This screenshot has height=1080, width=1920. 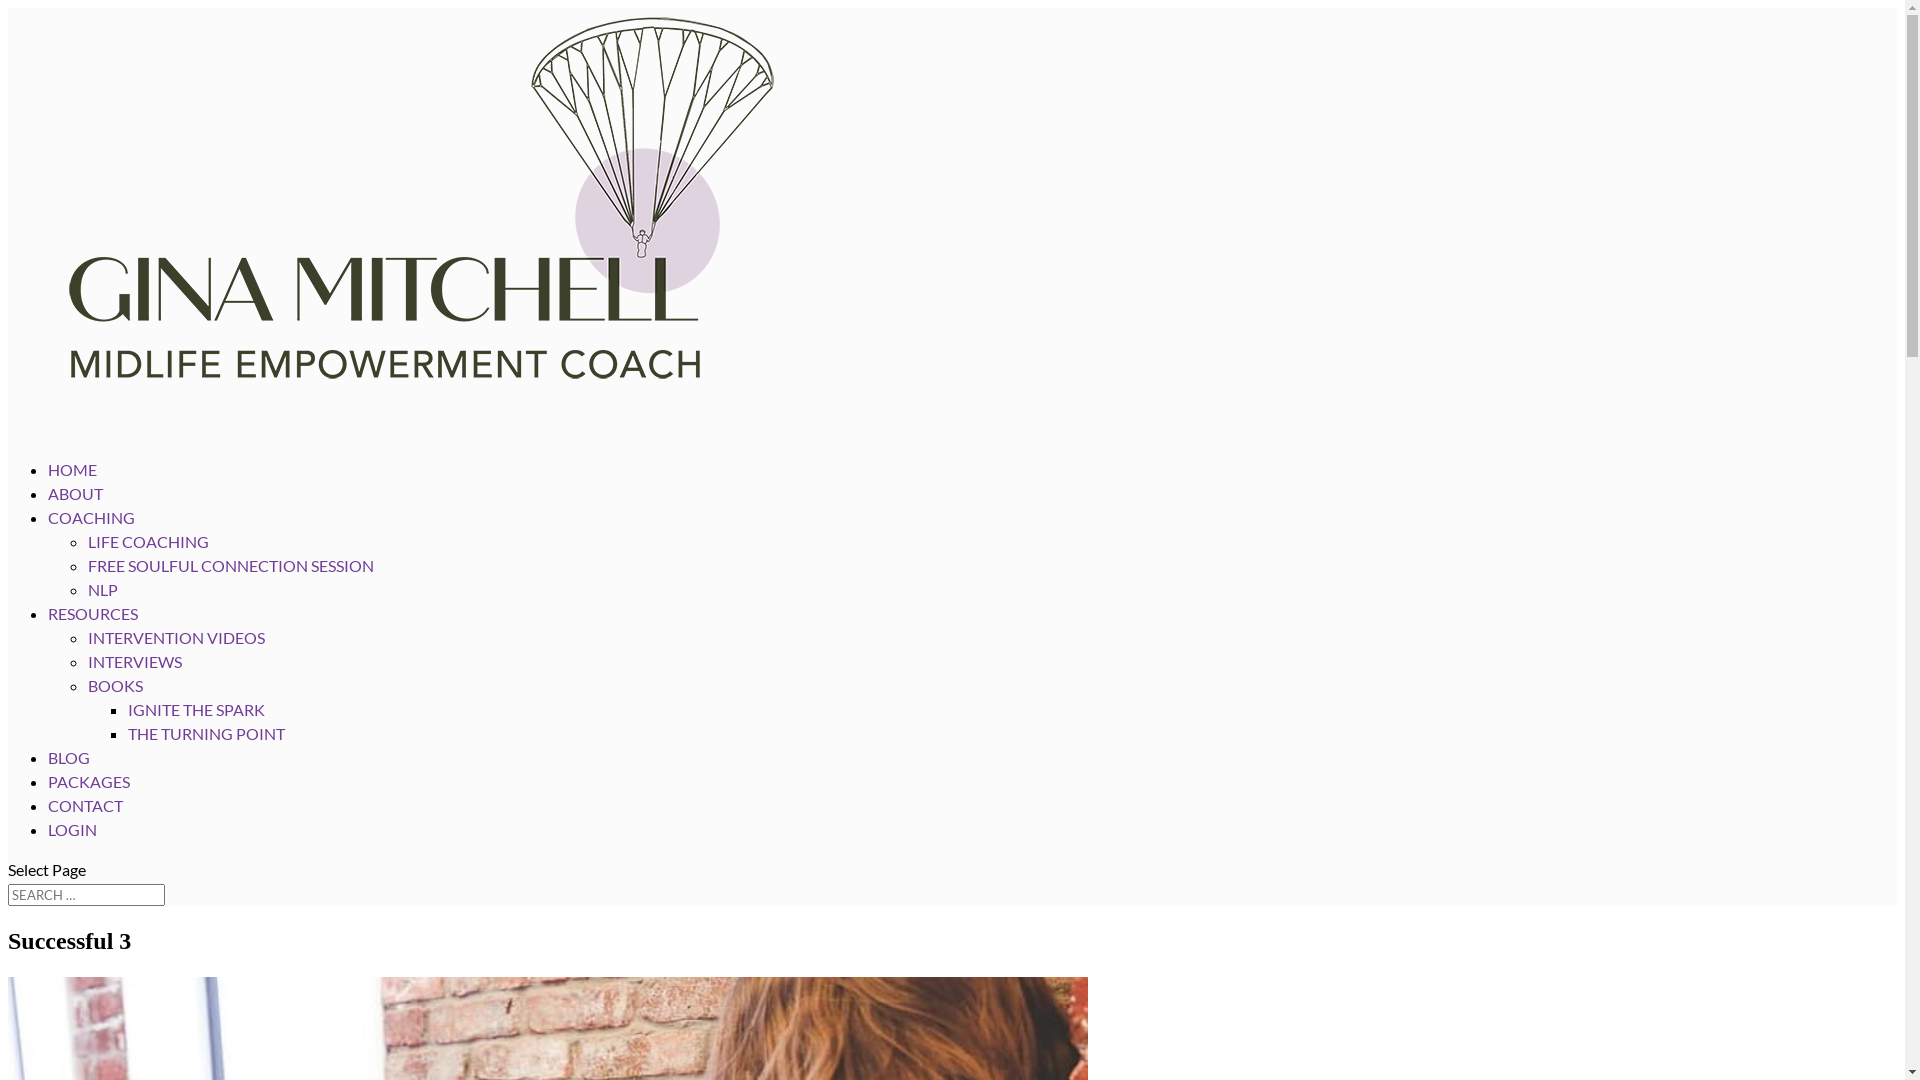 I want to click on 'CONTACT', so click(x=48, y=828).